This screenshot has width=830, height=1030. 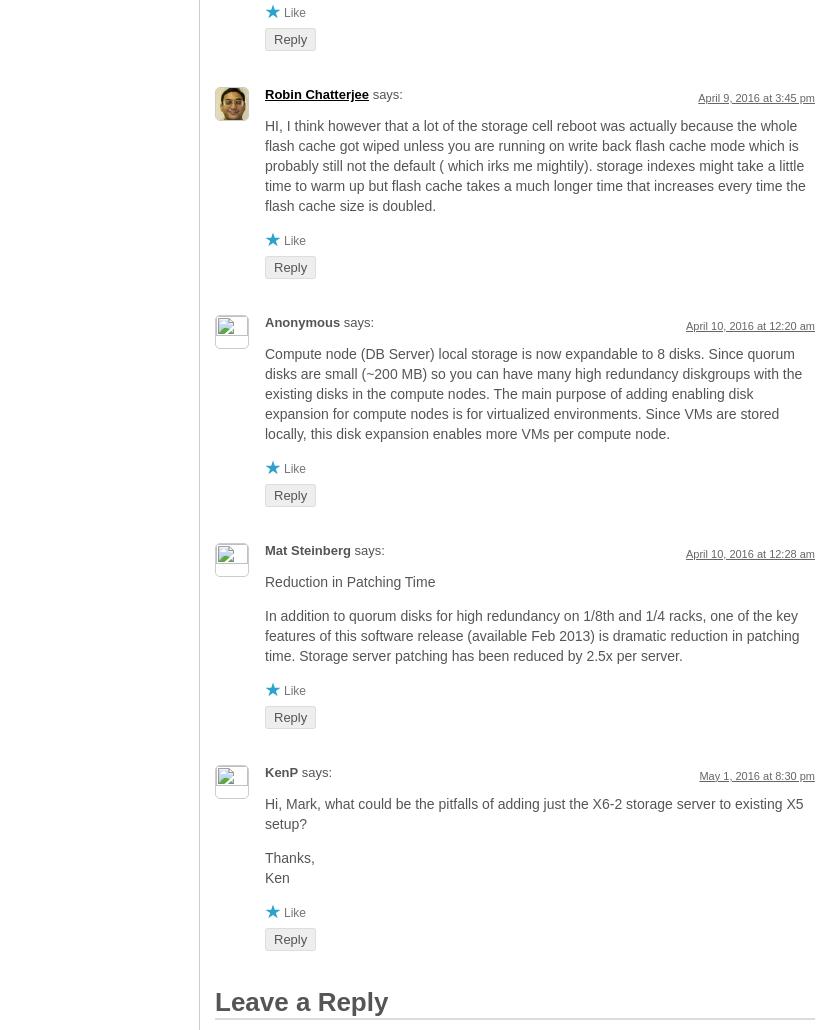 What do you see at coordinates (756, 96) in the screenshot?
I see `'April 9, 2016 at 3:45 pm'` at bounding box center [756, 96].